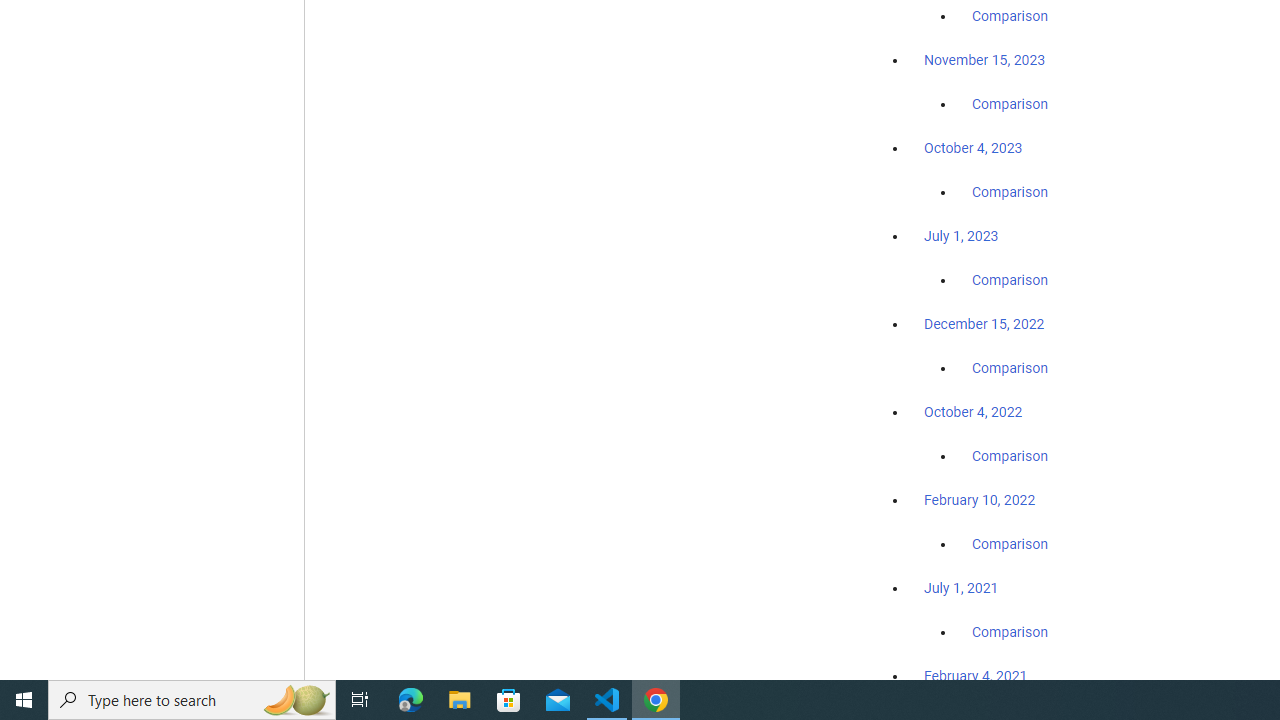  Describe the element at coordinates (961, 235) in the screenshot. I see `'July 1, 2023'` at that location.